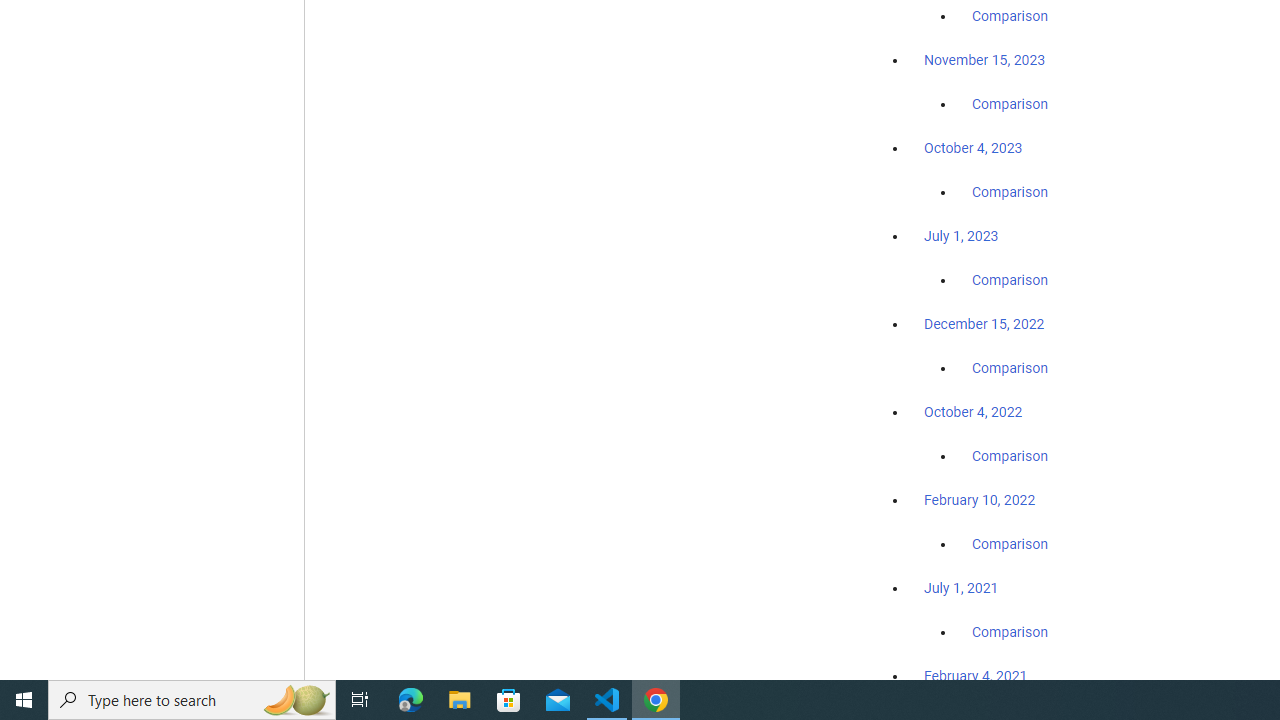  Describe the element at coordinates (961, 235) in the screenshot. I see `'July 1, 2023'` at that location.